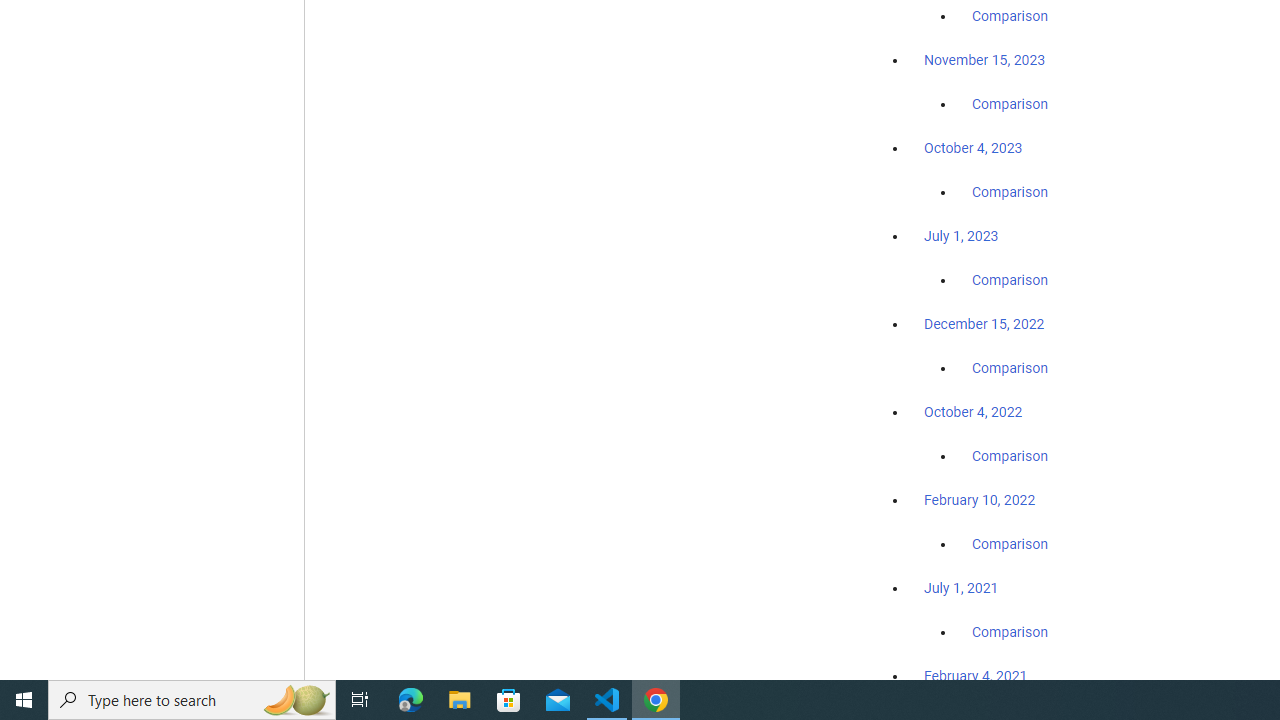  Describe the element at coordinates (961, 235) in the screenshot. I see `'July 1, 2023'` at that location.